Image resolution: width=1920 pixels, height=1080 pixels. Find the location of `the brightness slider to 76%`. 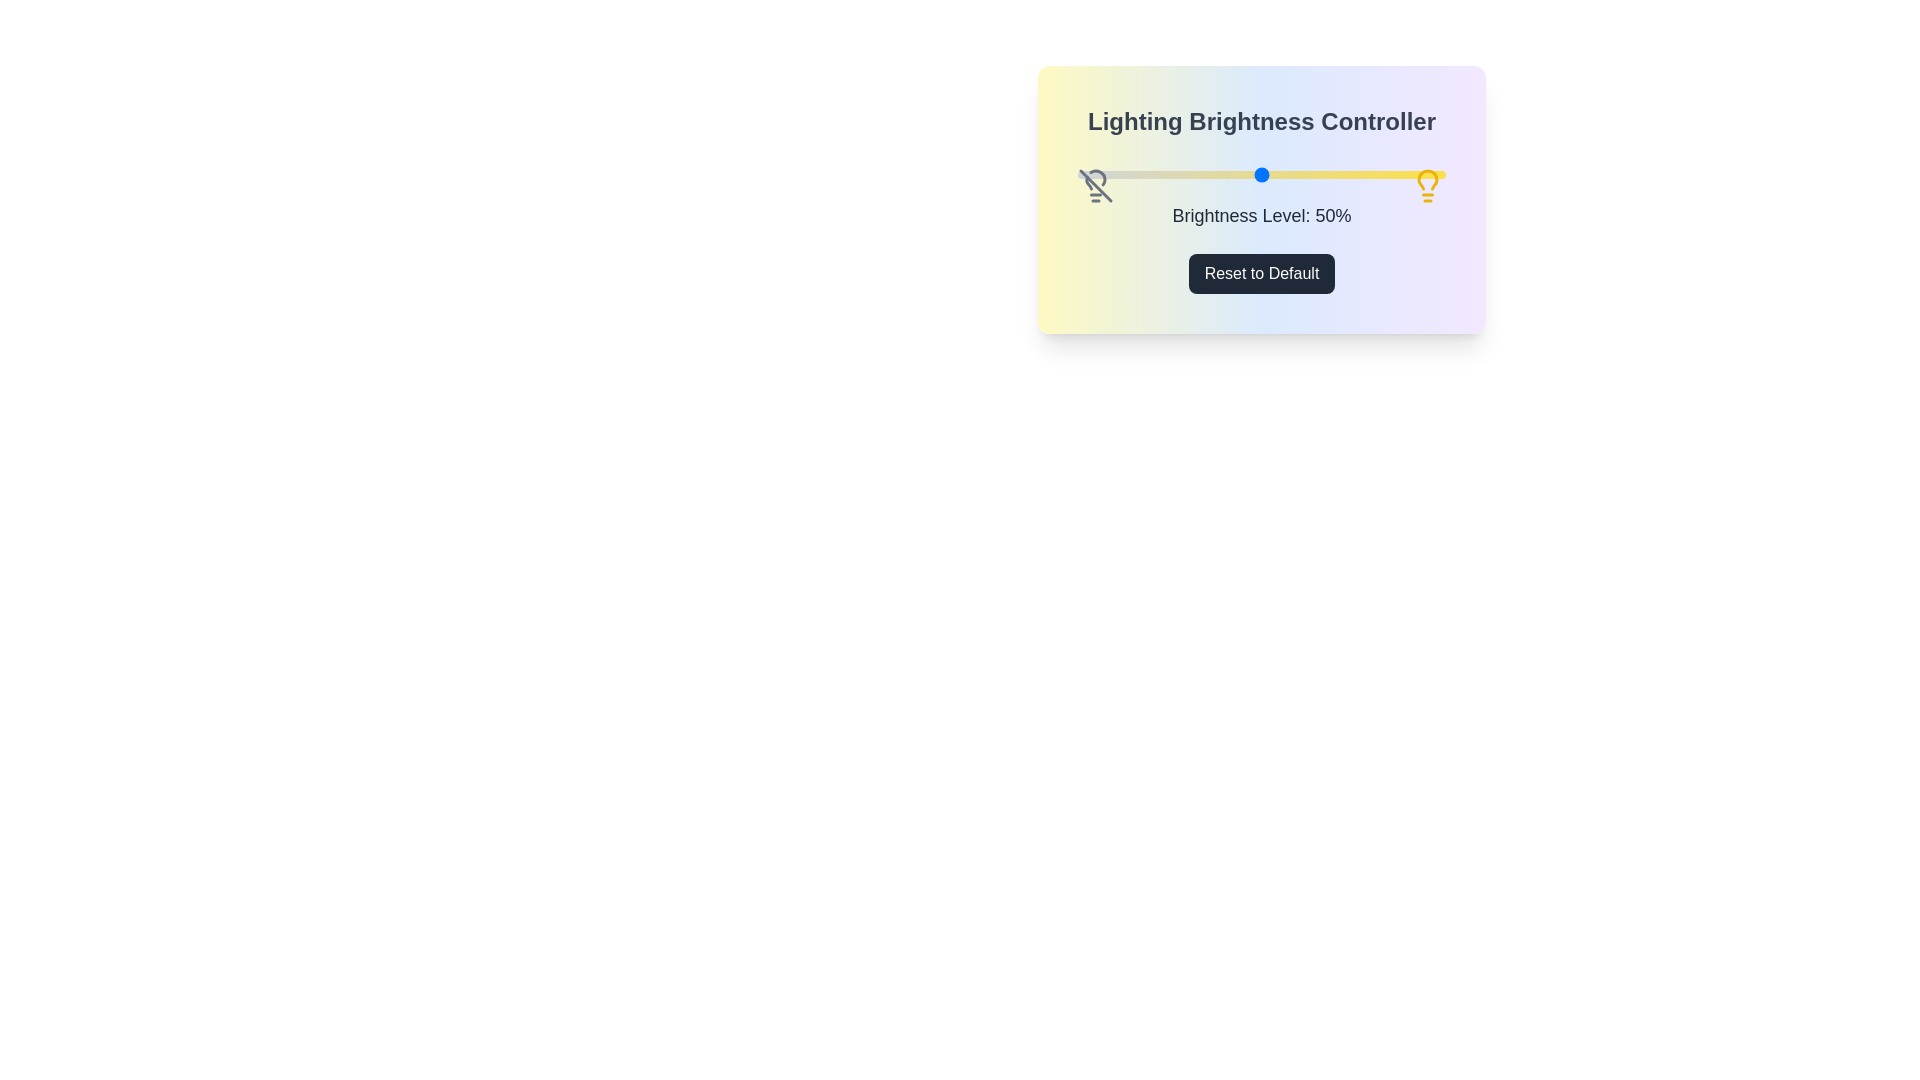

the brightness slider to 76% is located at coordinates (1357, 173).